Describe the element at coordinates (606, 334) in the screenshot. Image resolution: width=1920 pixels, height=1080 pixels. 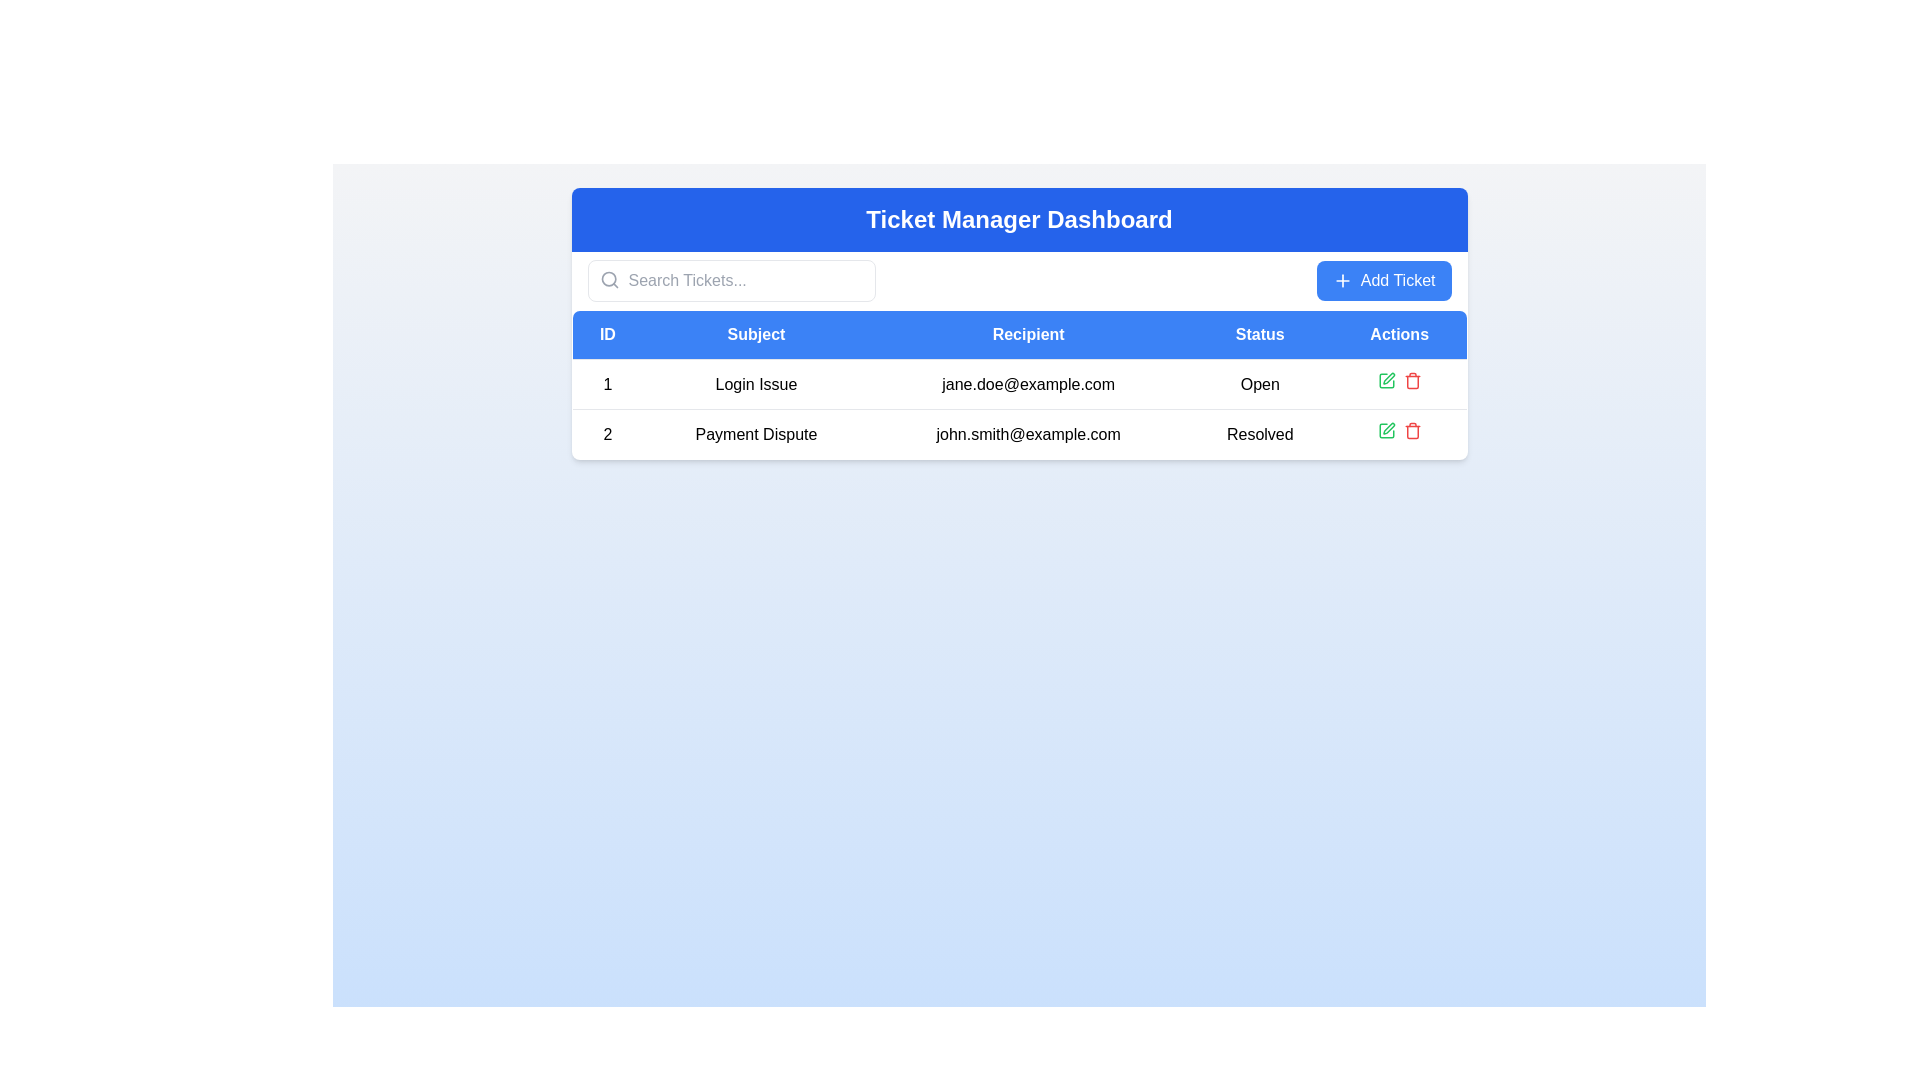
I see `the Text label that serves as the header for the first column of the table, which indicates unique identifiers (IDs) for listed items` at that location.